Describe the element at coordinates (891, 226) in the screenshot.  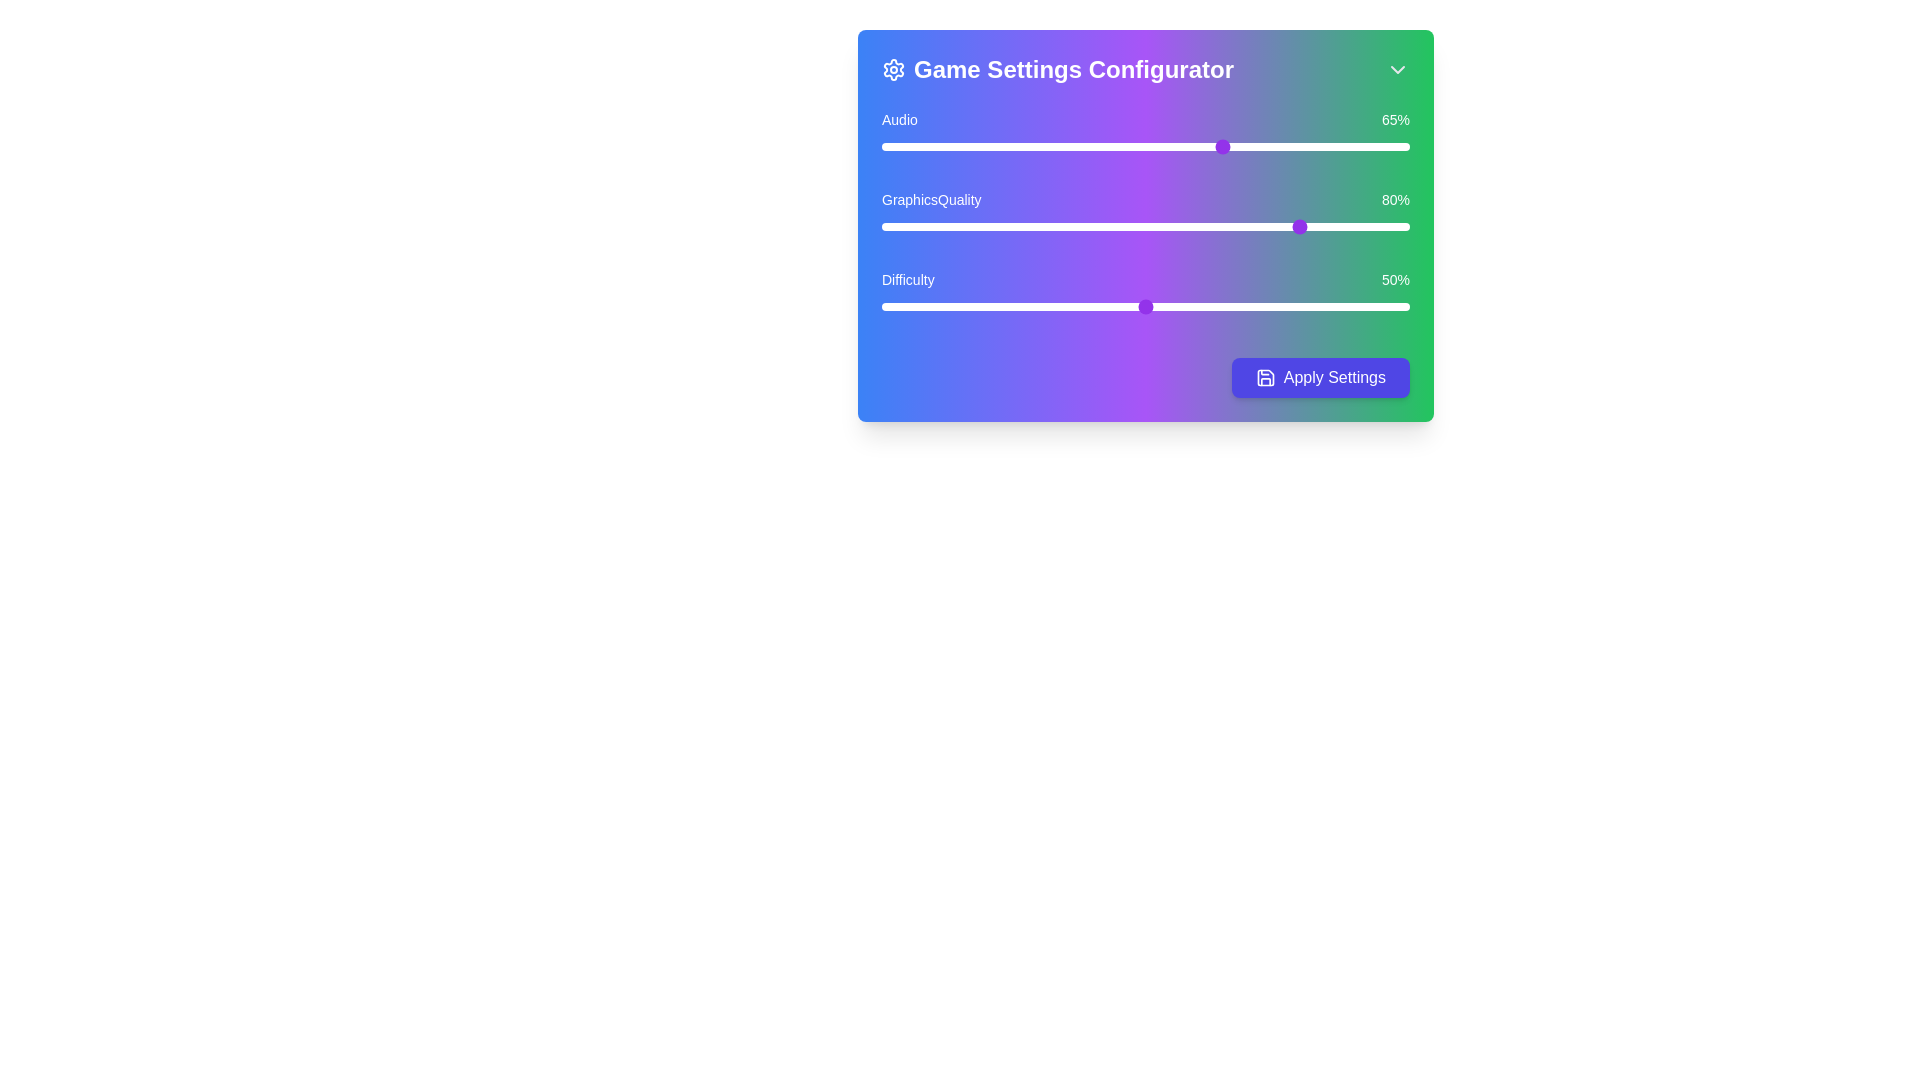
I see `Graphics Quality` at that location.